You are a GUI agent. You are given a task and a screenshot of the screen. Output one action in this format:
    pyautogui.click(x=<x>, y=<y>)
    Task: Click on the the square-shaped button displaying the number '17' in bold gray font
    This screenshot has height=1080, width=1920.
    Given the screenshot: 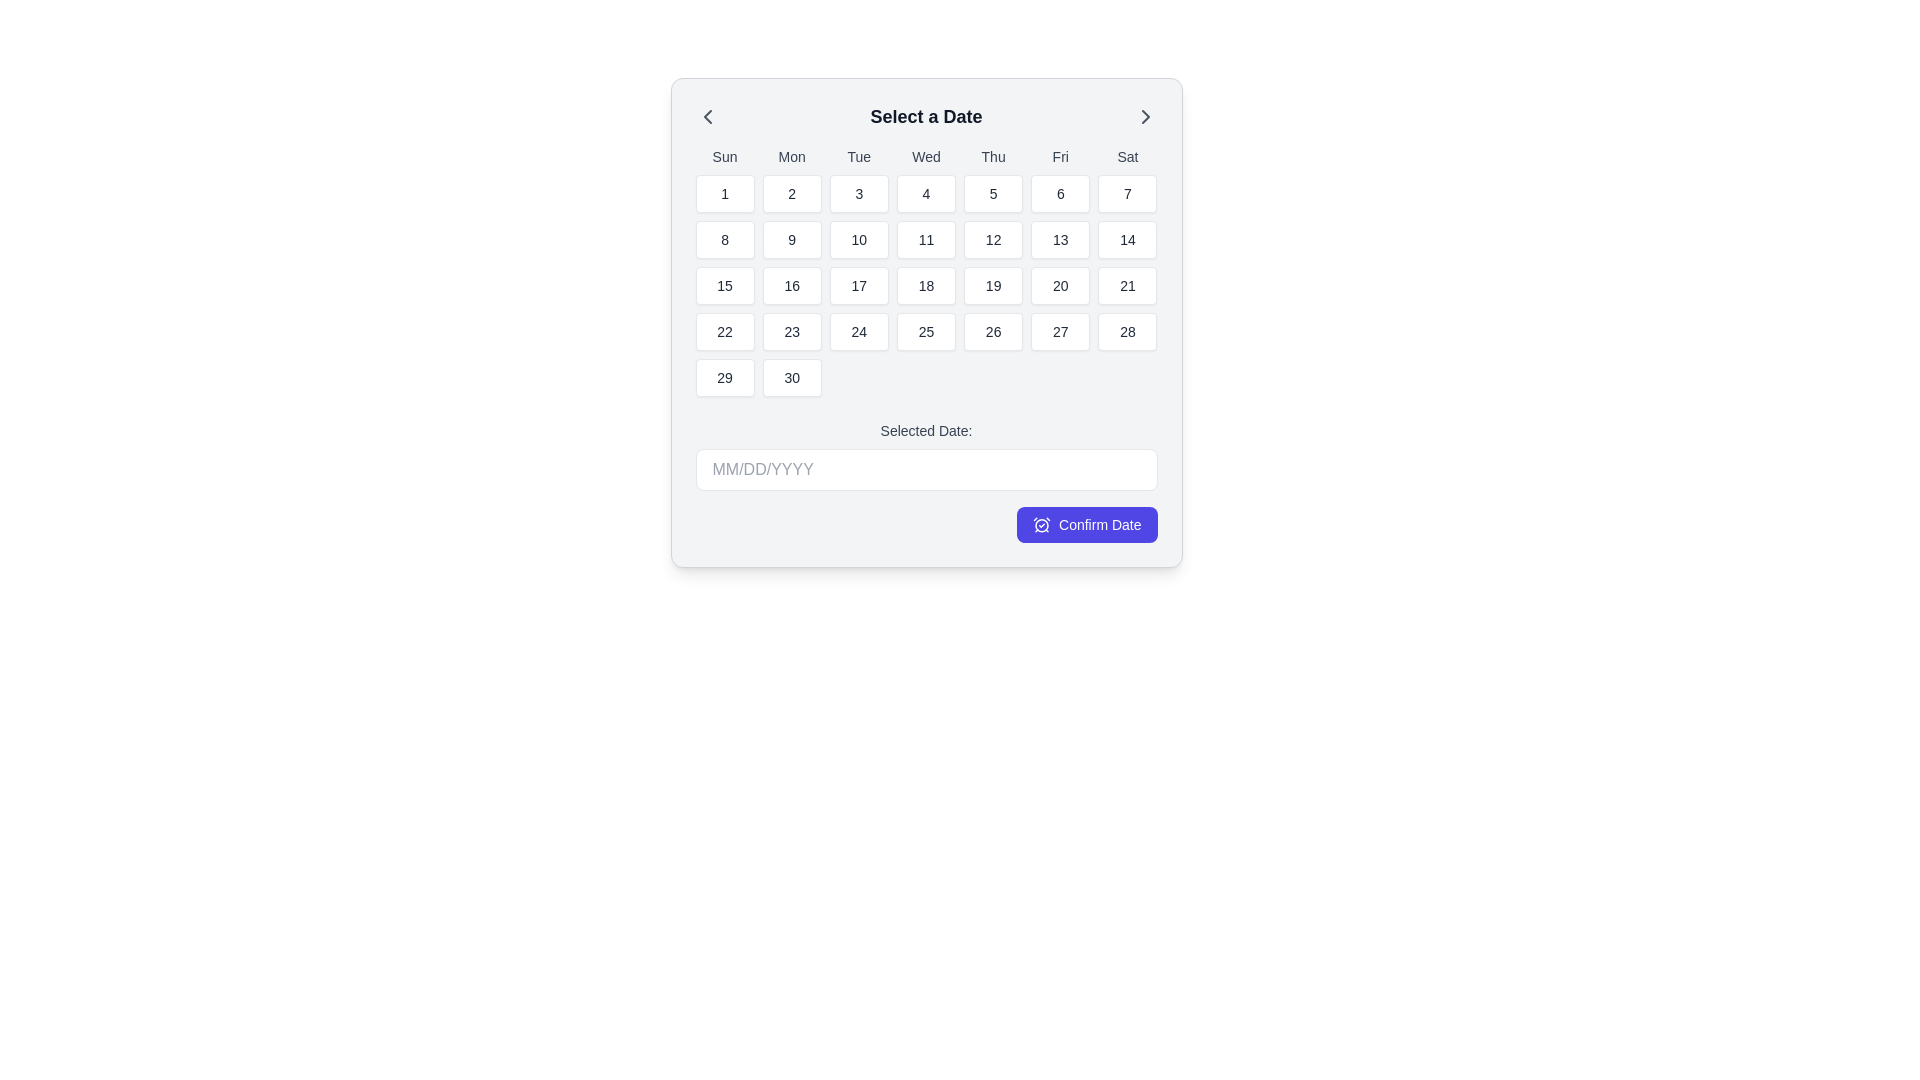 What is the action you would take?
    pyautogui.click(x=859, y=285)
    